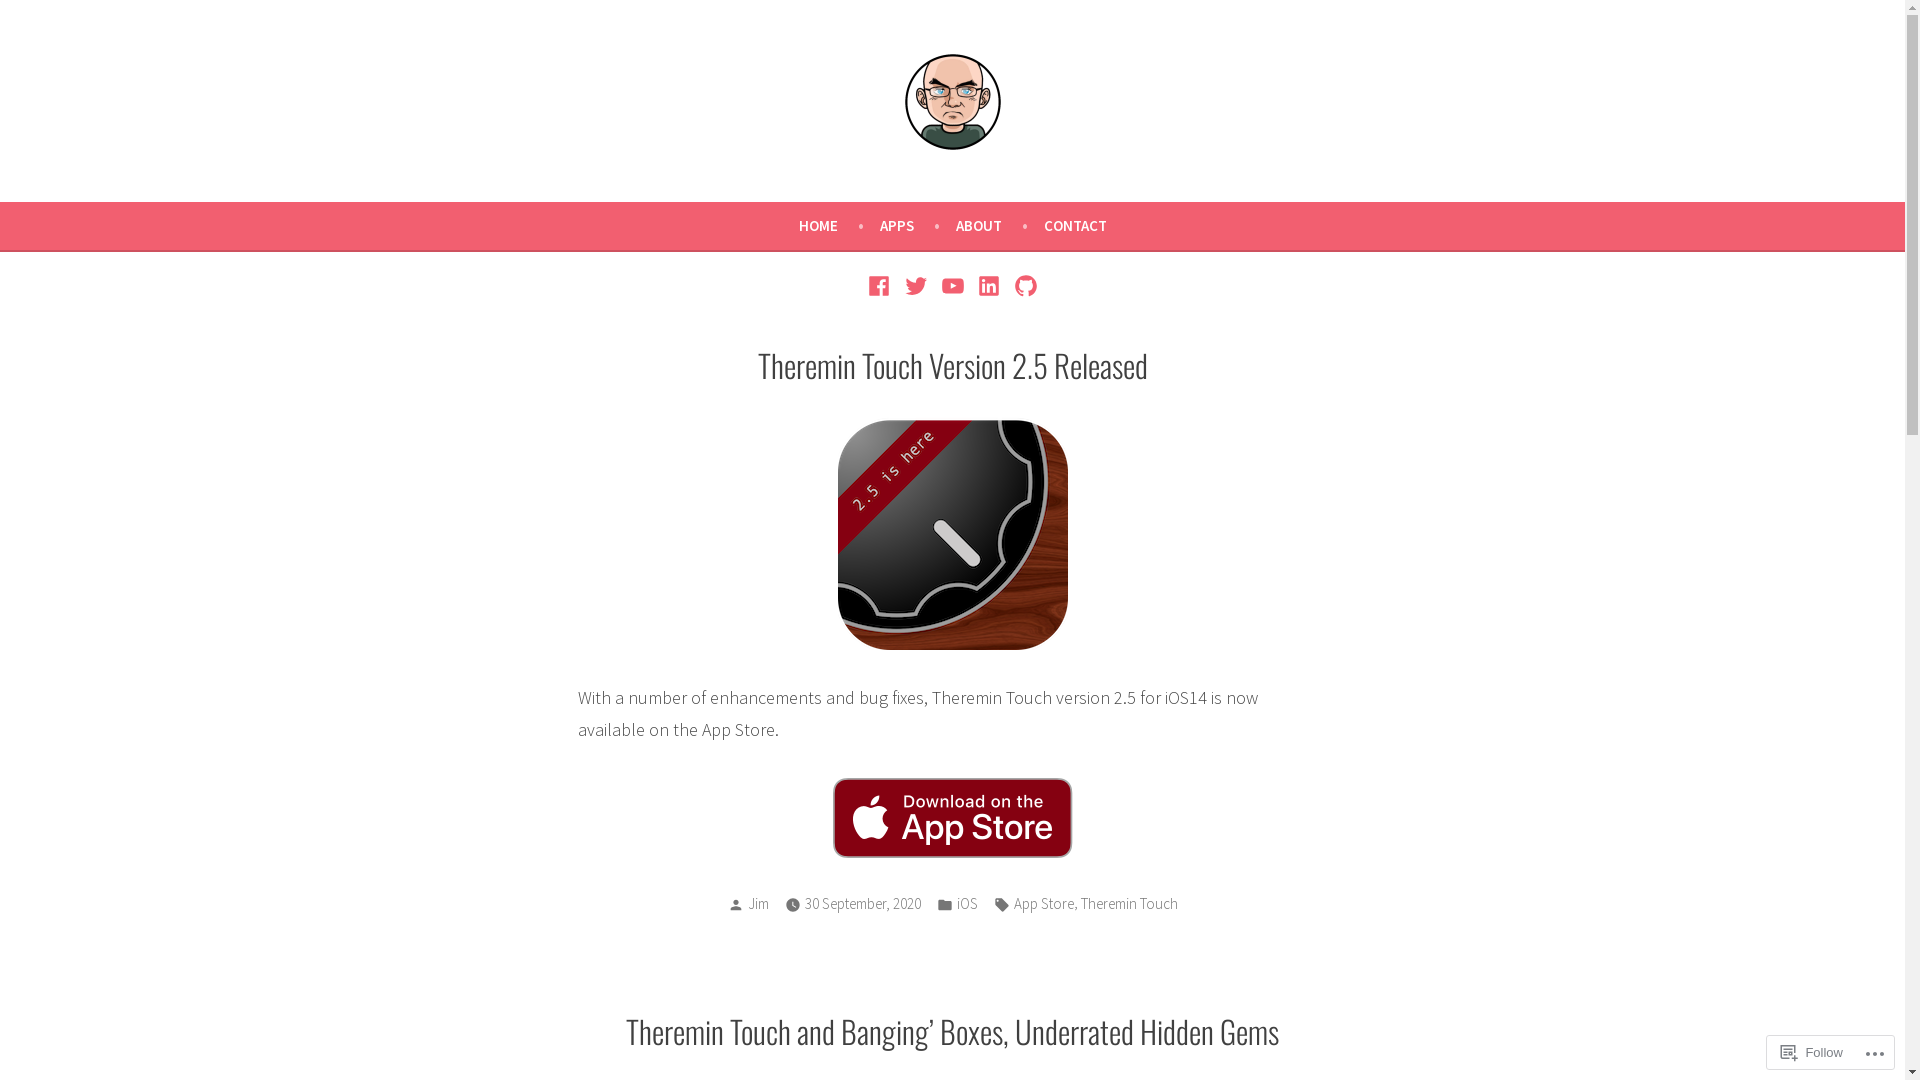 This screenshot has width=1920, height=1080. I want to click on 'HOME', so click(838, 225).